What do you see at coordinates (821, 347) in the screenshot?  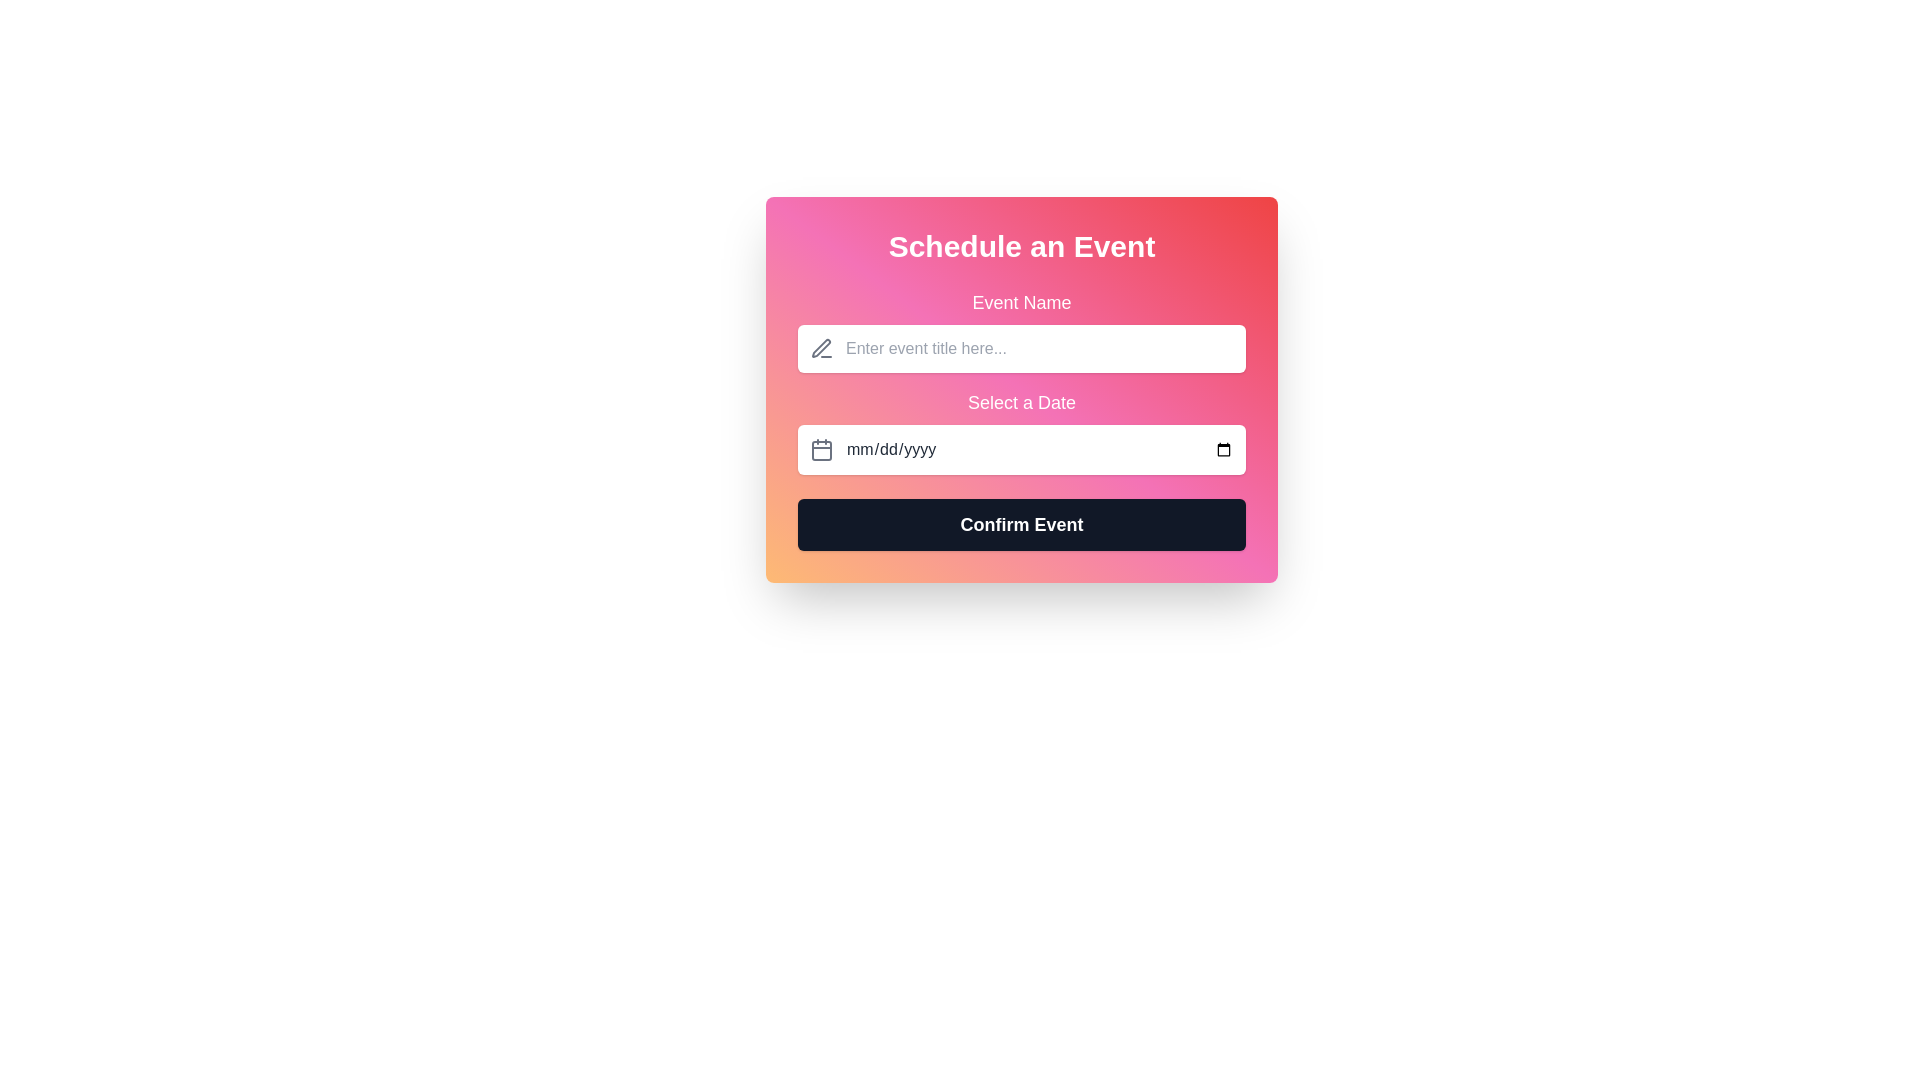 I see `the icon located directly to the left of the text input field for entering an event title` at bounding box center [821, 347].